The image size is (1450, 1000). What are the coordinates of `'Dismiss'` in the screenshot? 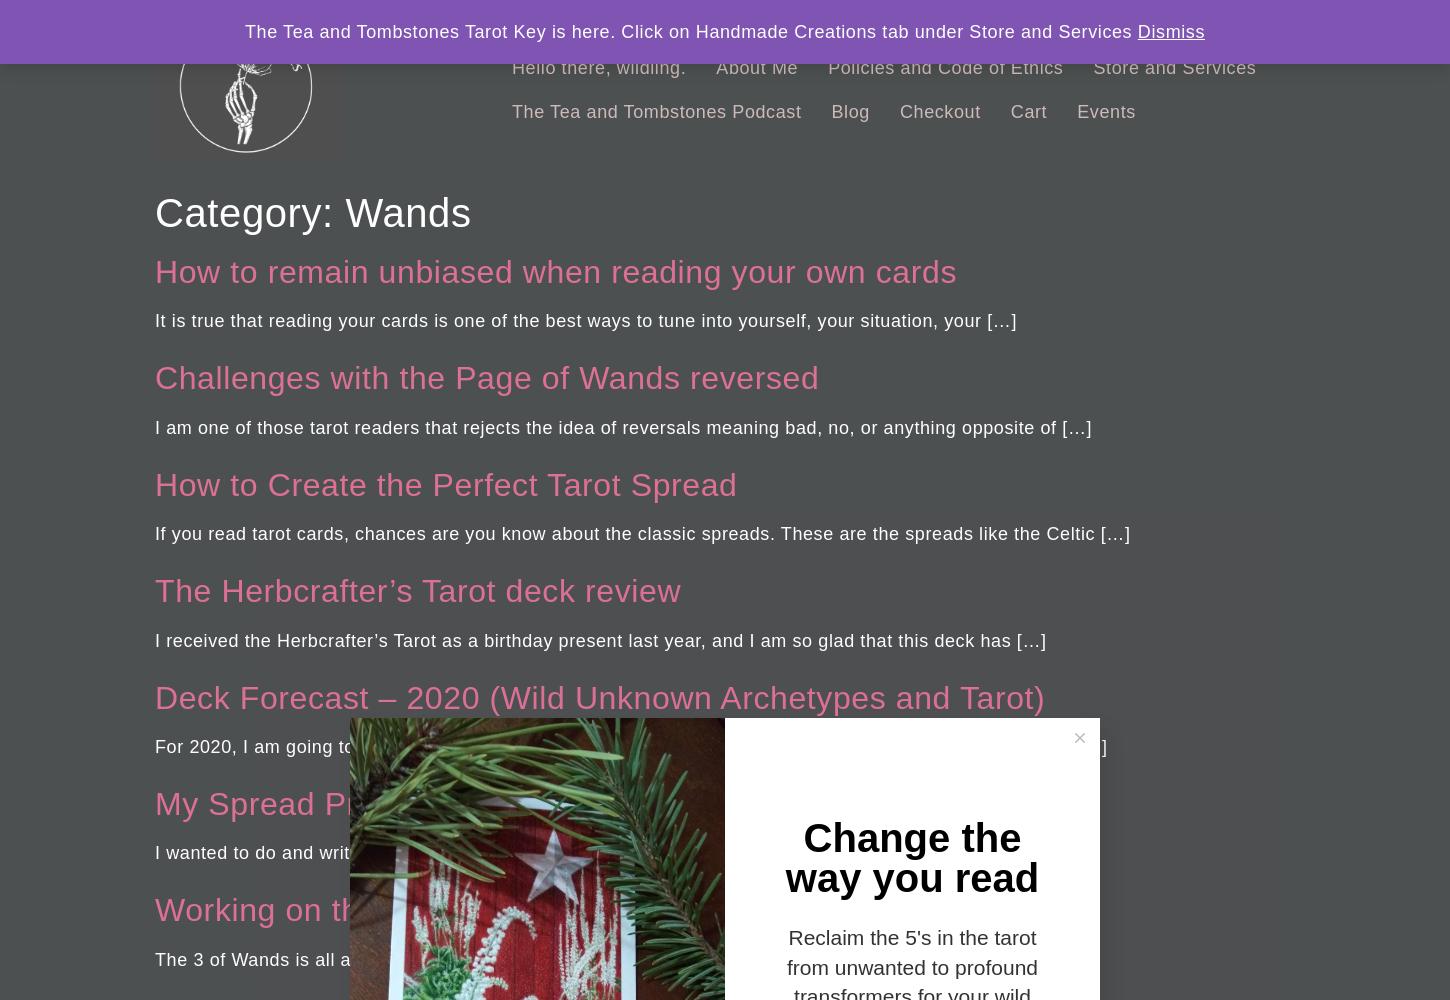 It's located at (1170, 32).